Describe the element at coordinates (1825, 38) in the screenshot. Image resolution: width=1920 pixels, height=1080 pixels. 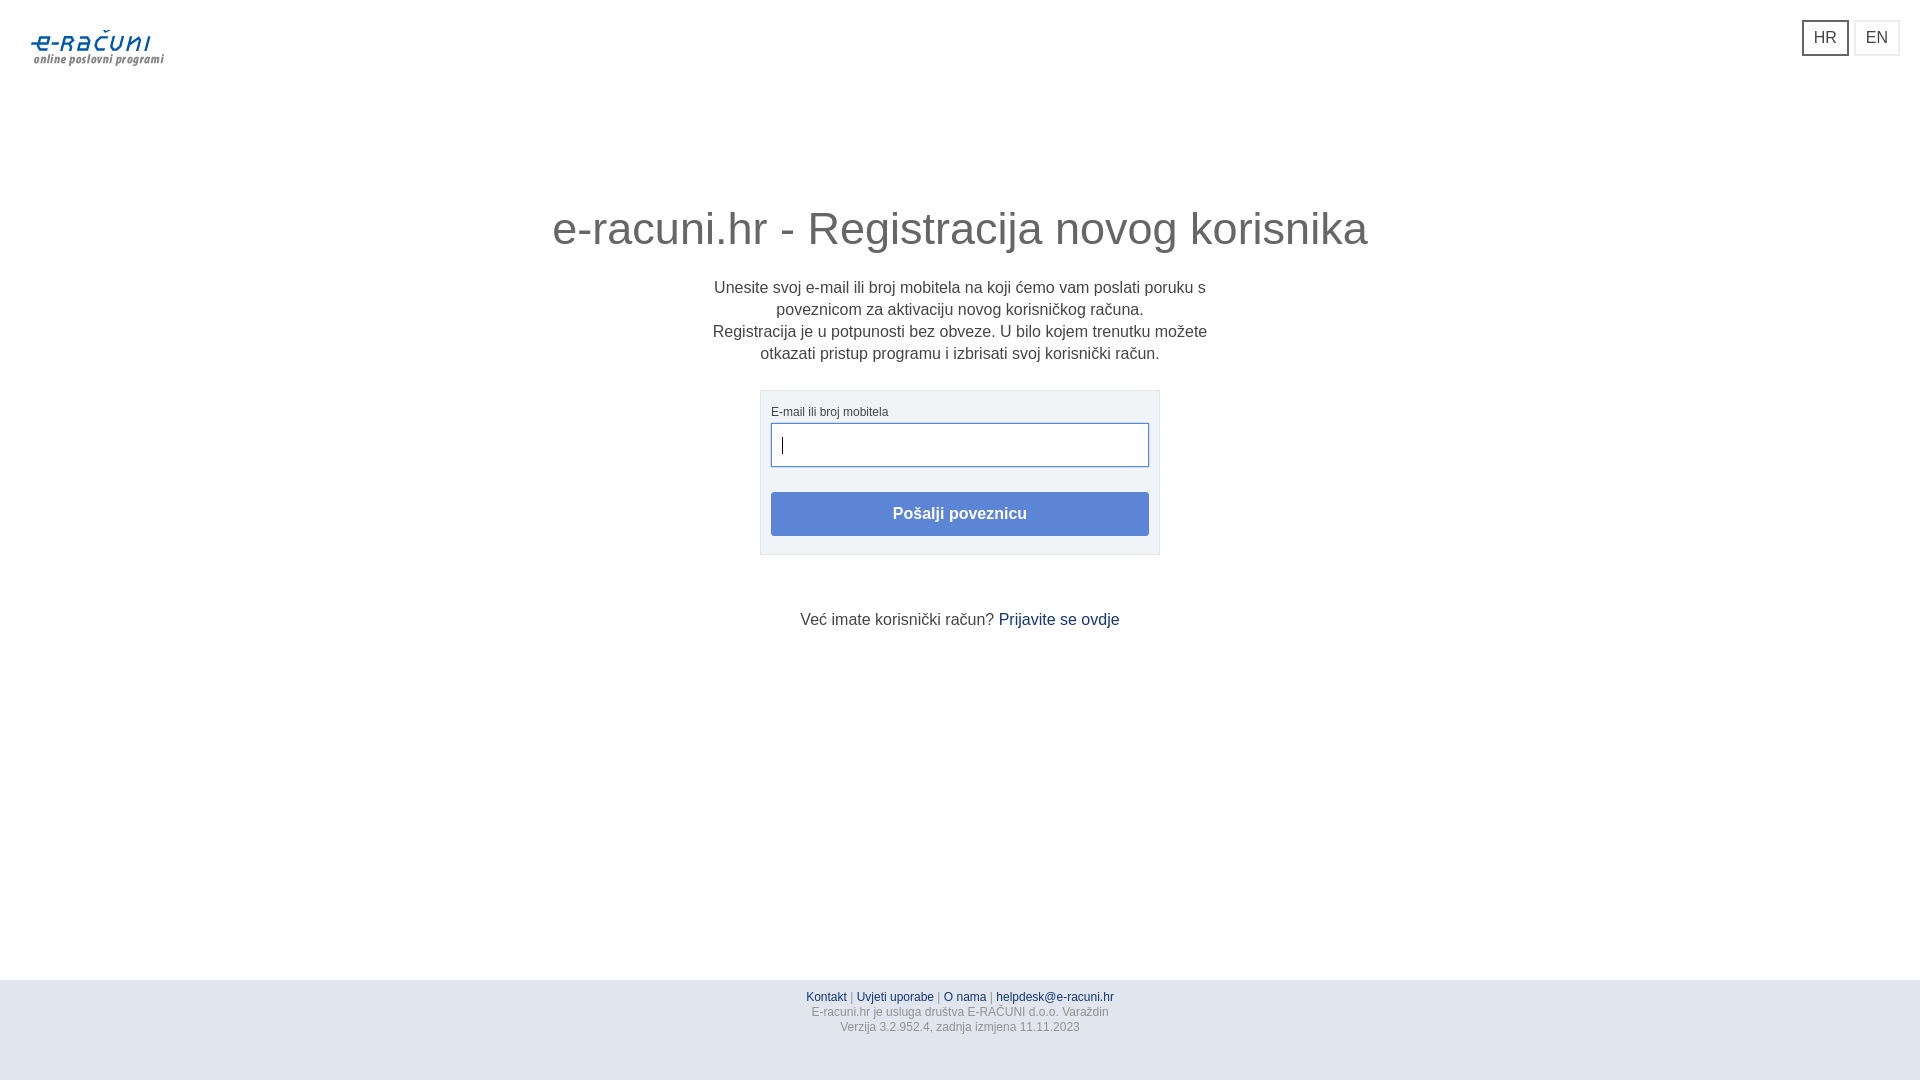
I see `'HR'` at that location.